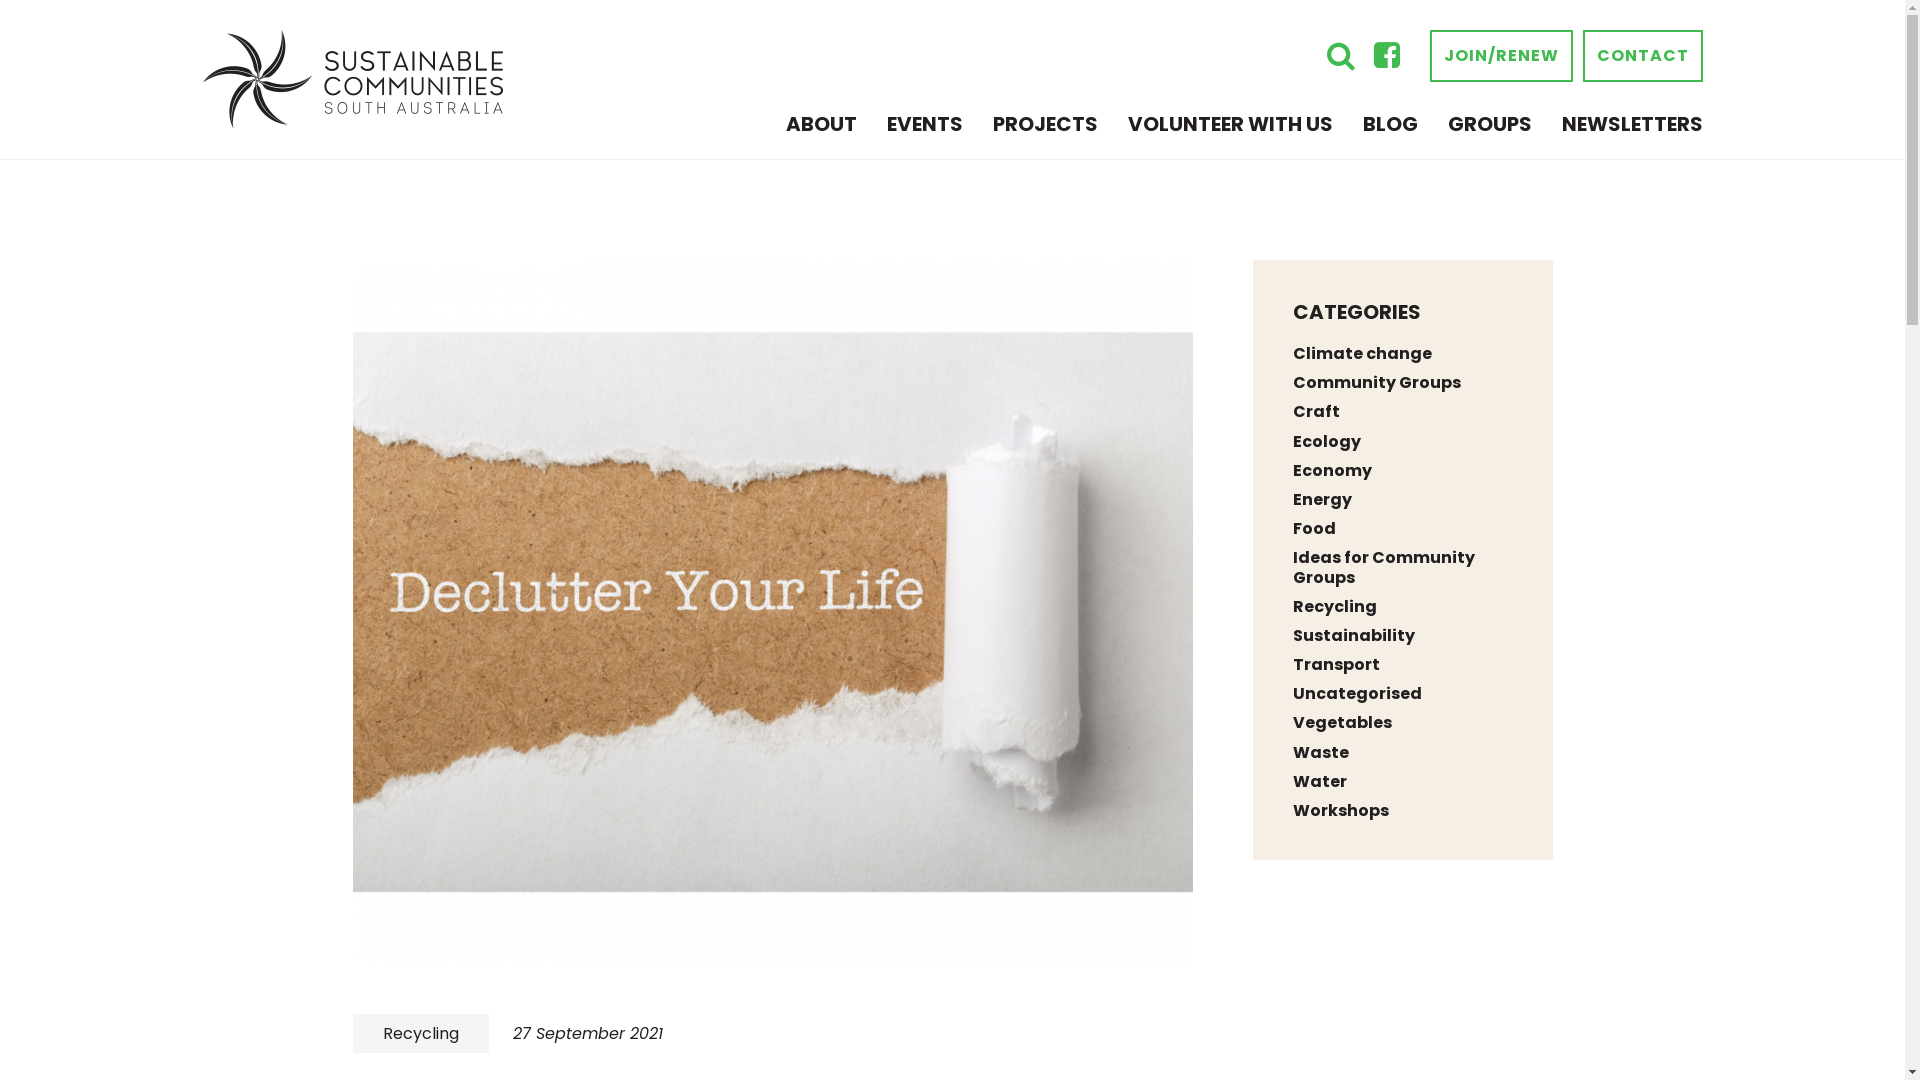 Image resolution: width=1920 pixels, height=1080 pixels. What do you see at coordinates (1291, 810) in the screenshot?
I see `'Workshops'` at bounding box center [1291, 810].